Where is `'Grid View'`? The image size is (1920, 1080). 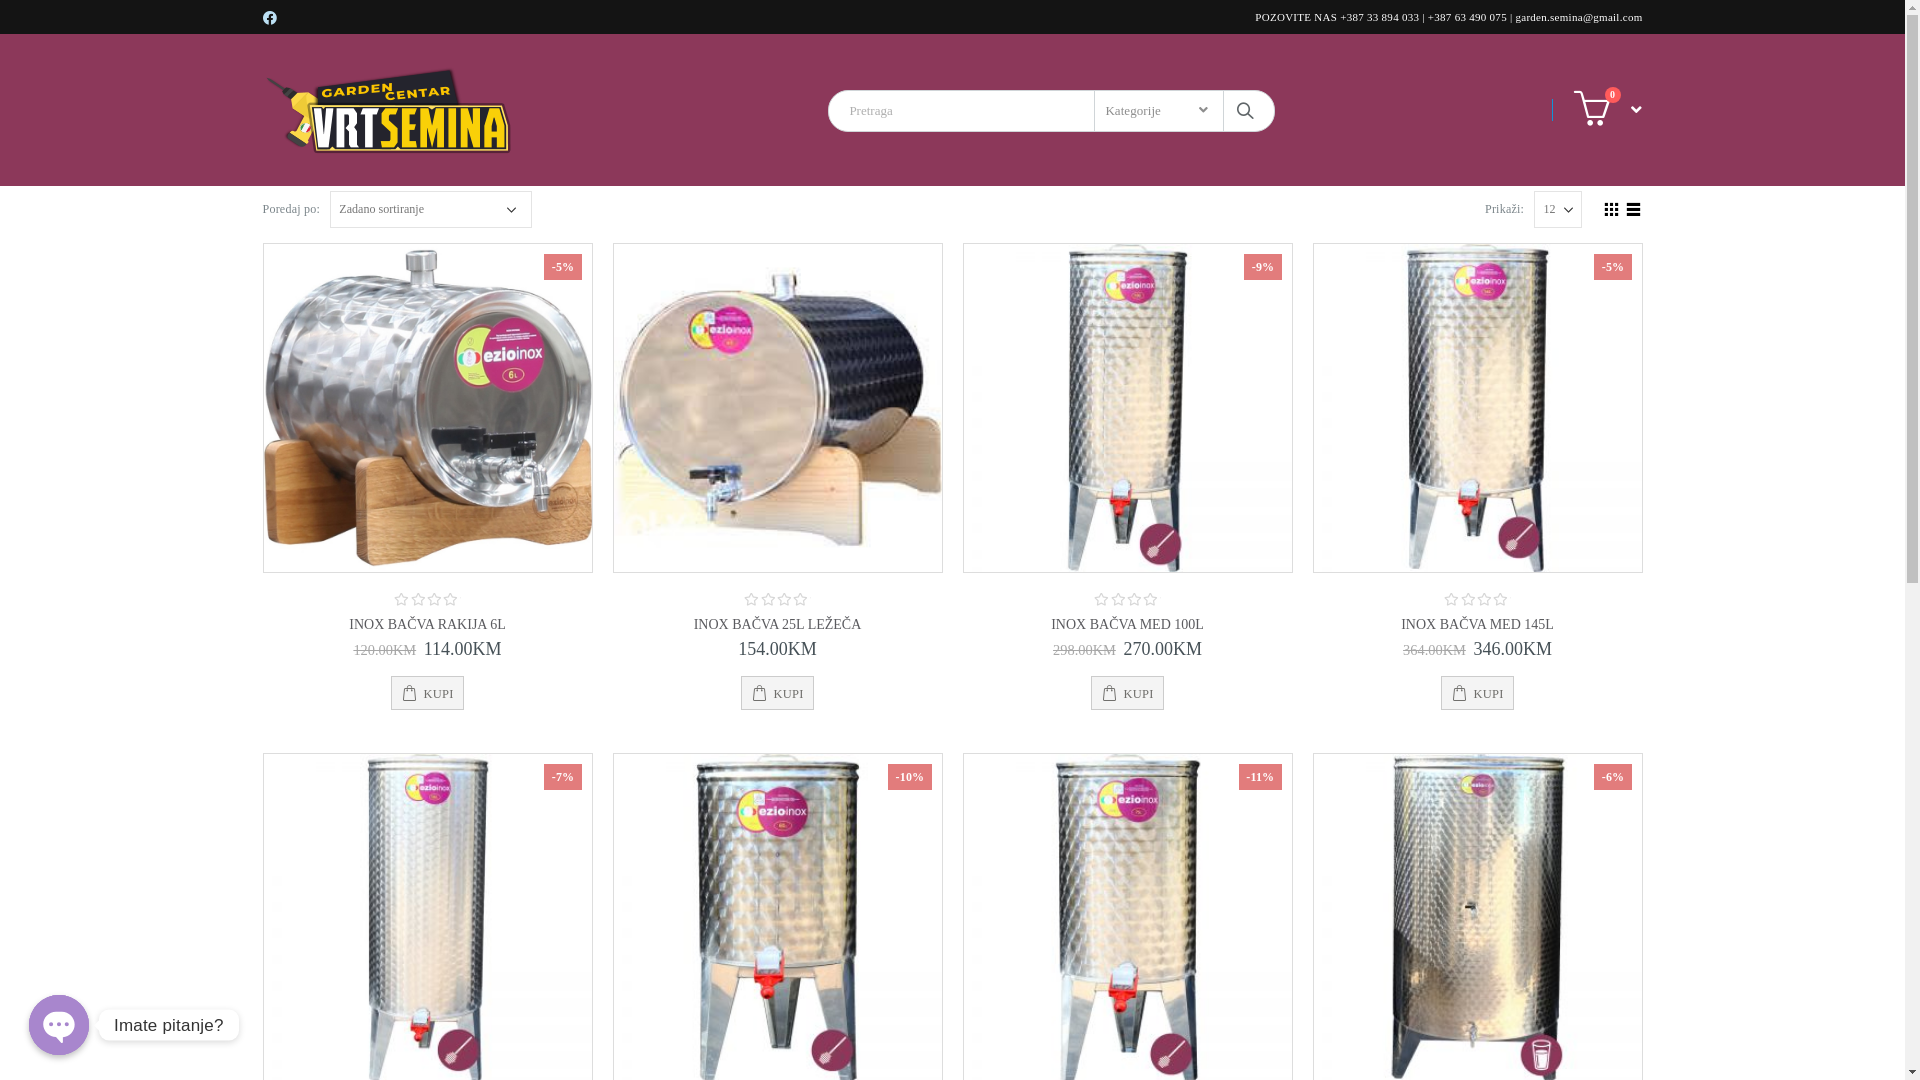
'Grid View' is located at coordinates (1611, 207).